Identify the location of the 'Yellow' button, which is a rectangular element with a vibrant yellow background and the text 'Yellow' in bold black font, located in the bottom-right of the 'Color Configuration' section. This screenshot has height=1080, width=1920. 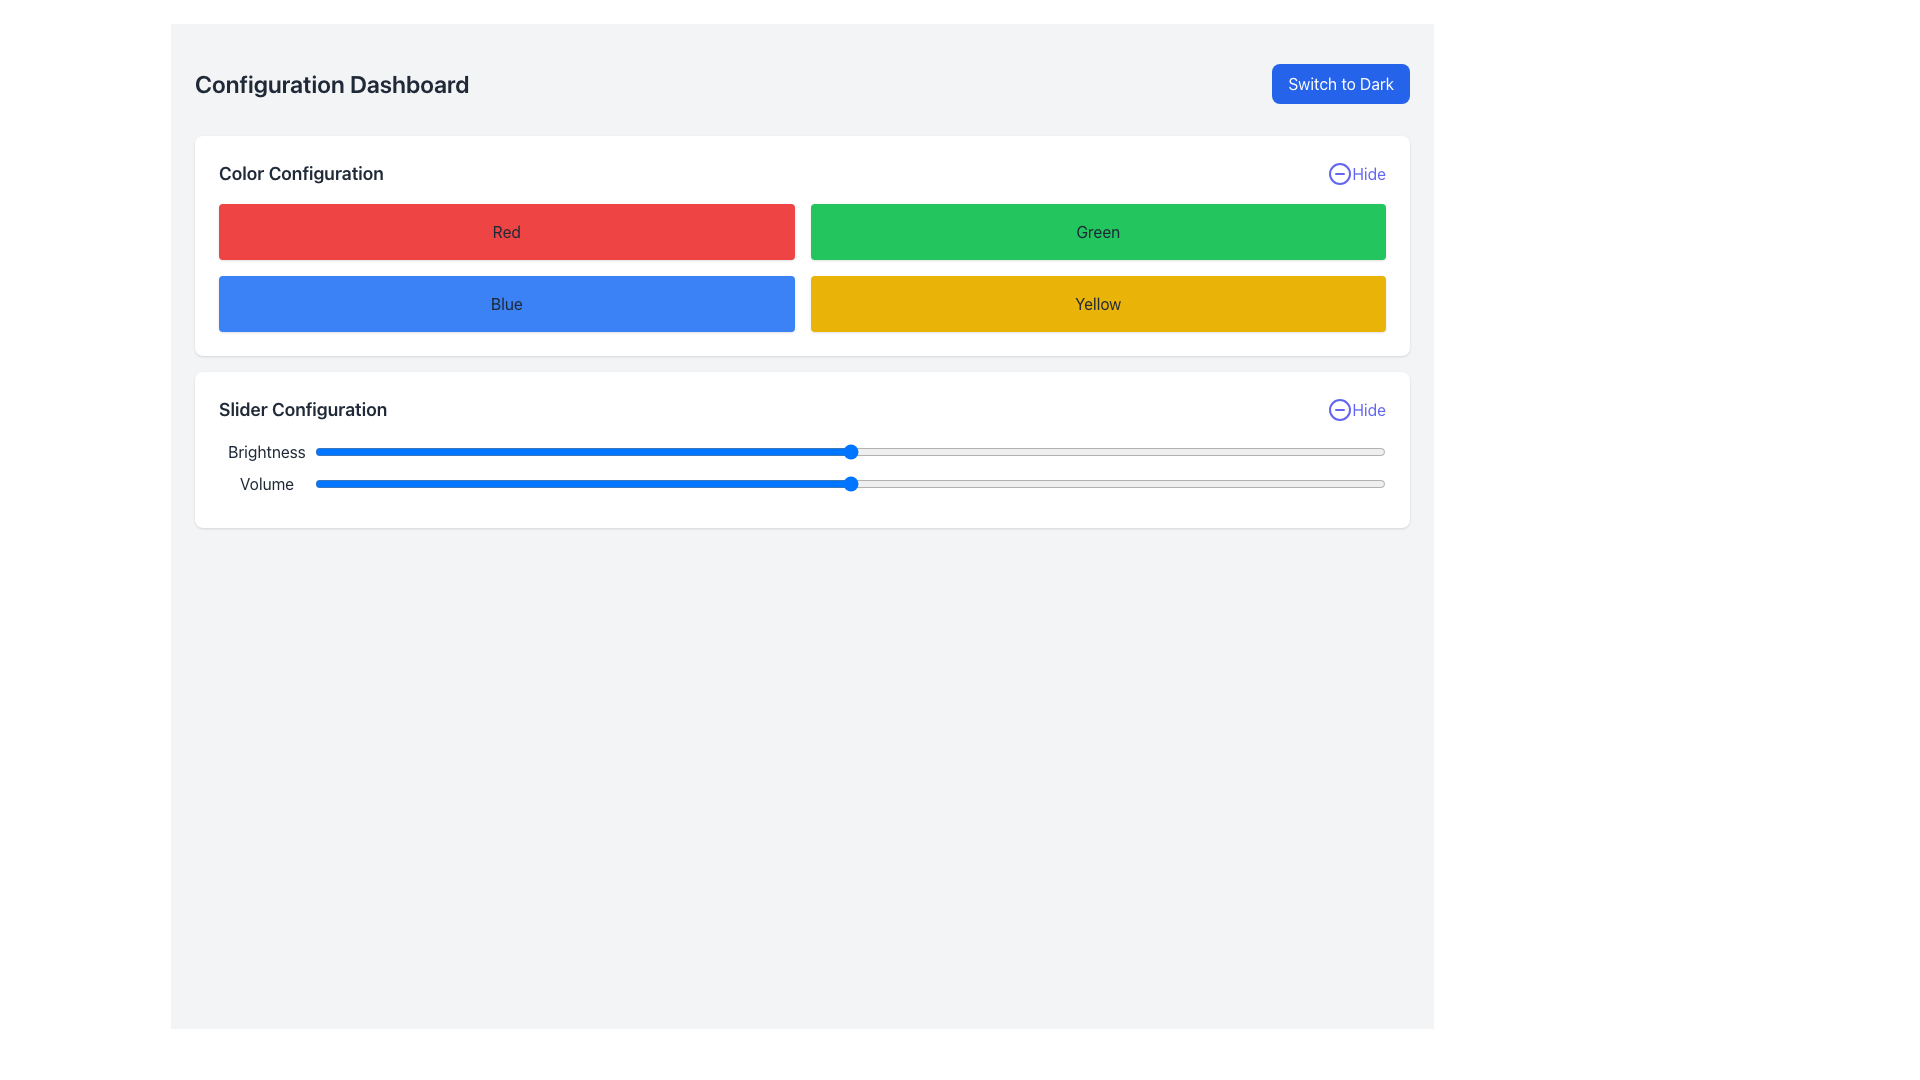
(1097, 304).